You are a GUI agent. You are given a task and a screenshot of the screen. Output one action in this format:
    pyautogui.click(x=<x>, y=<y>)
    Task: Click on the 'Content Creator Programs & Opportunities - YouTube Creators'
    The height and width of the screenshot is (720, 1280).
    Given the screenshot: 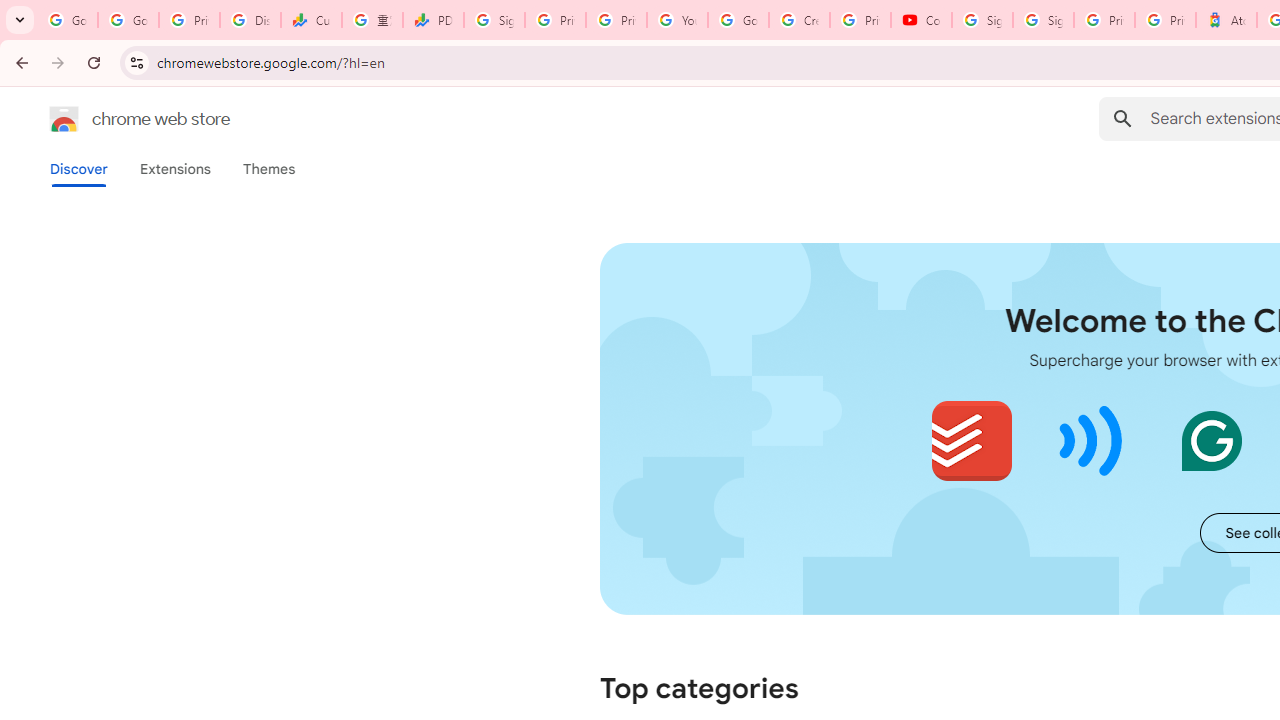 What is the action you would take?
    pyautogui.click(x=920, y=20)
    